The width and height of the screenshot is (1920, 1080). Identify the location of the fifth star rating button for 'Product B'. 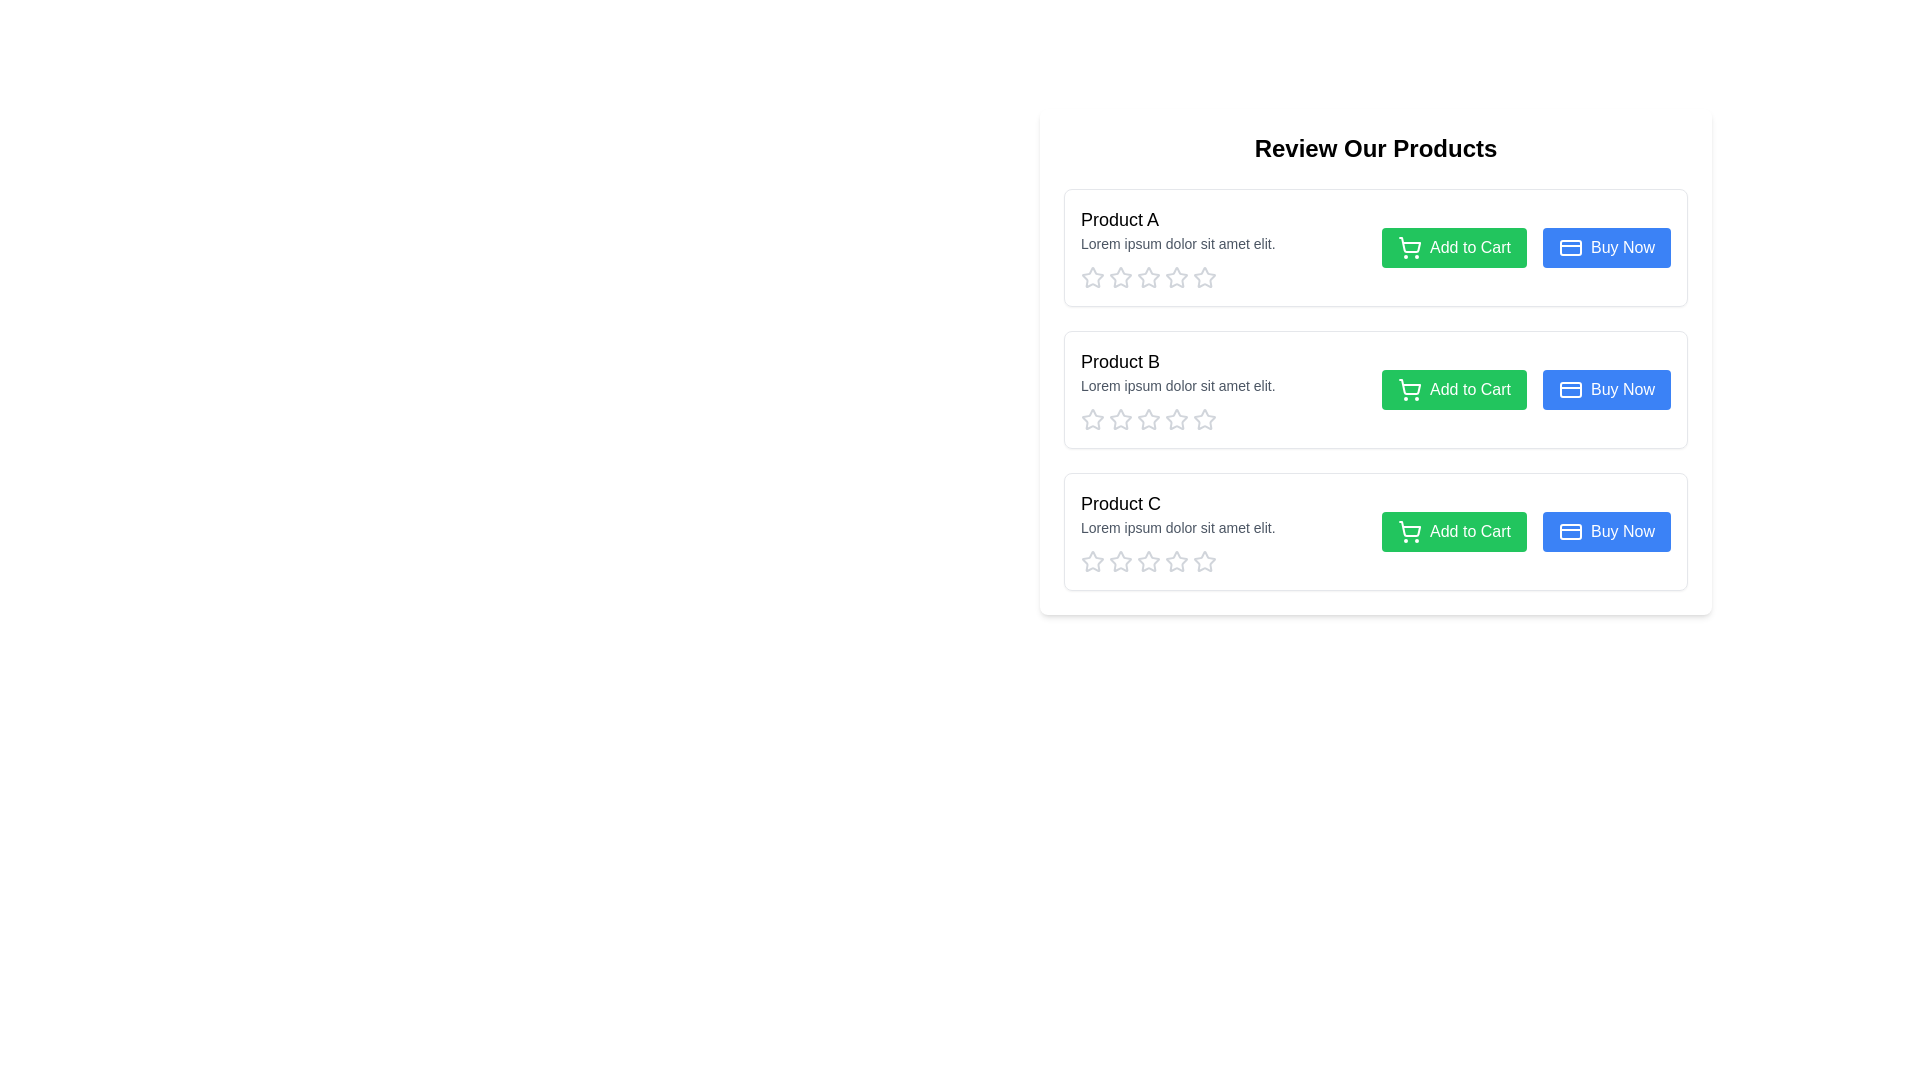
(1176, 419).